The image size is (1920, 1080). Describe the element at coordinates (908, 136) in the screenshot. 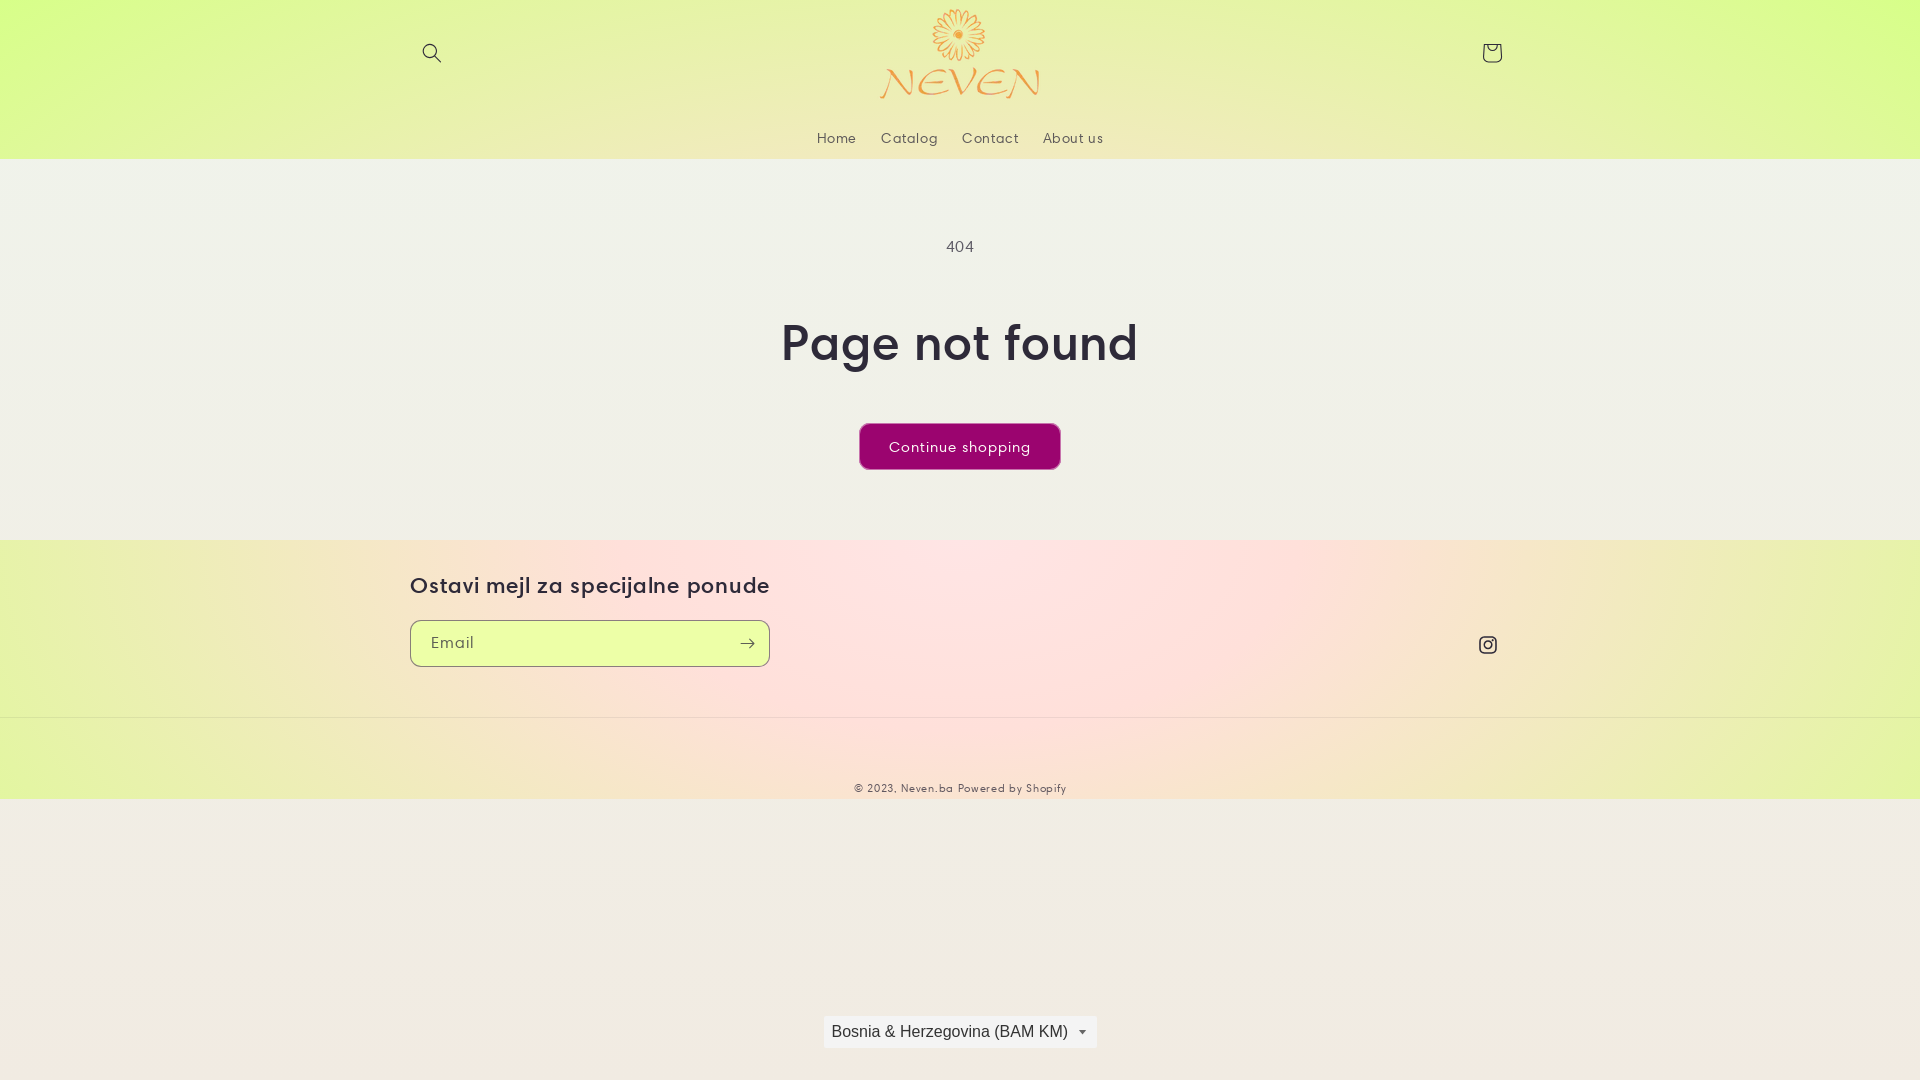

I see `'Catalog'` at that location.